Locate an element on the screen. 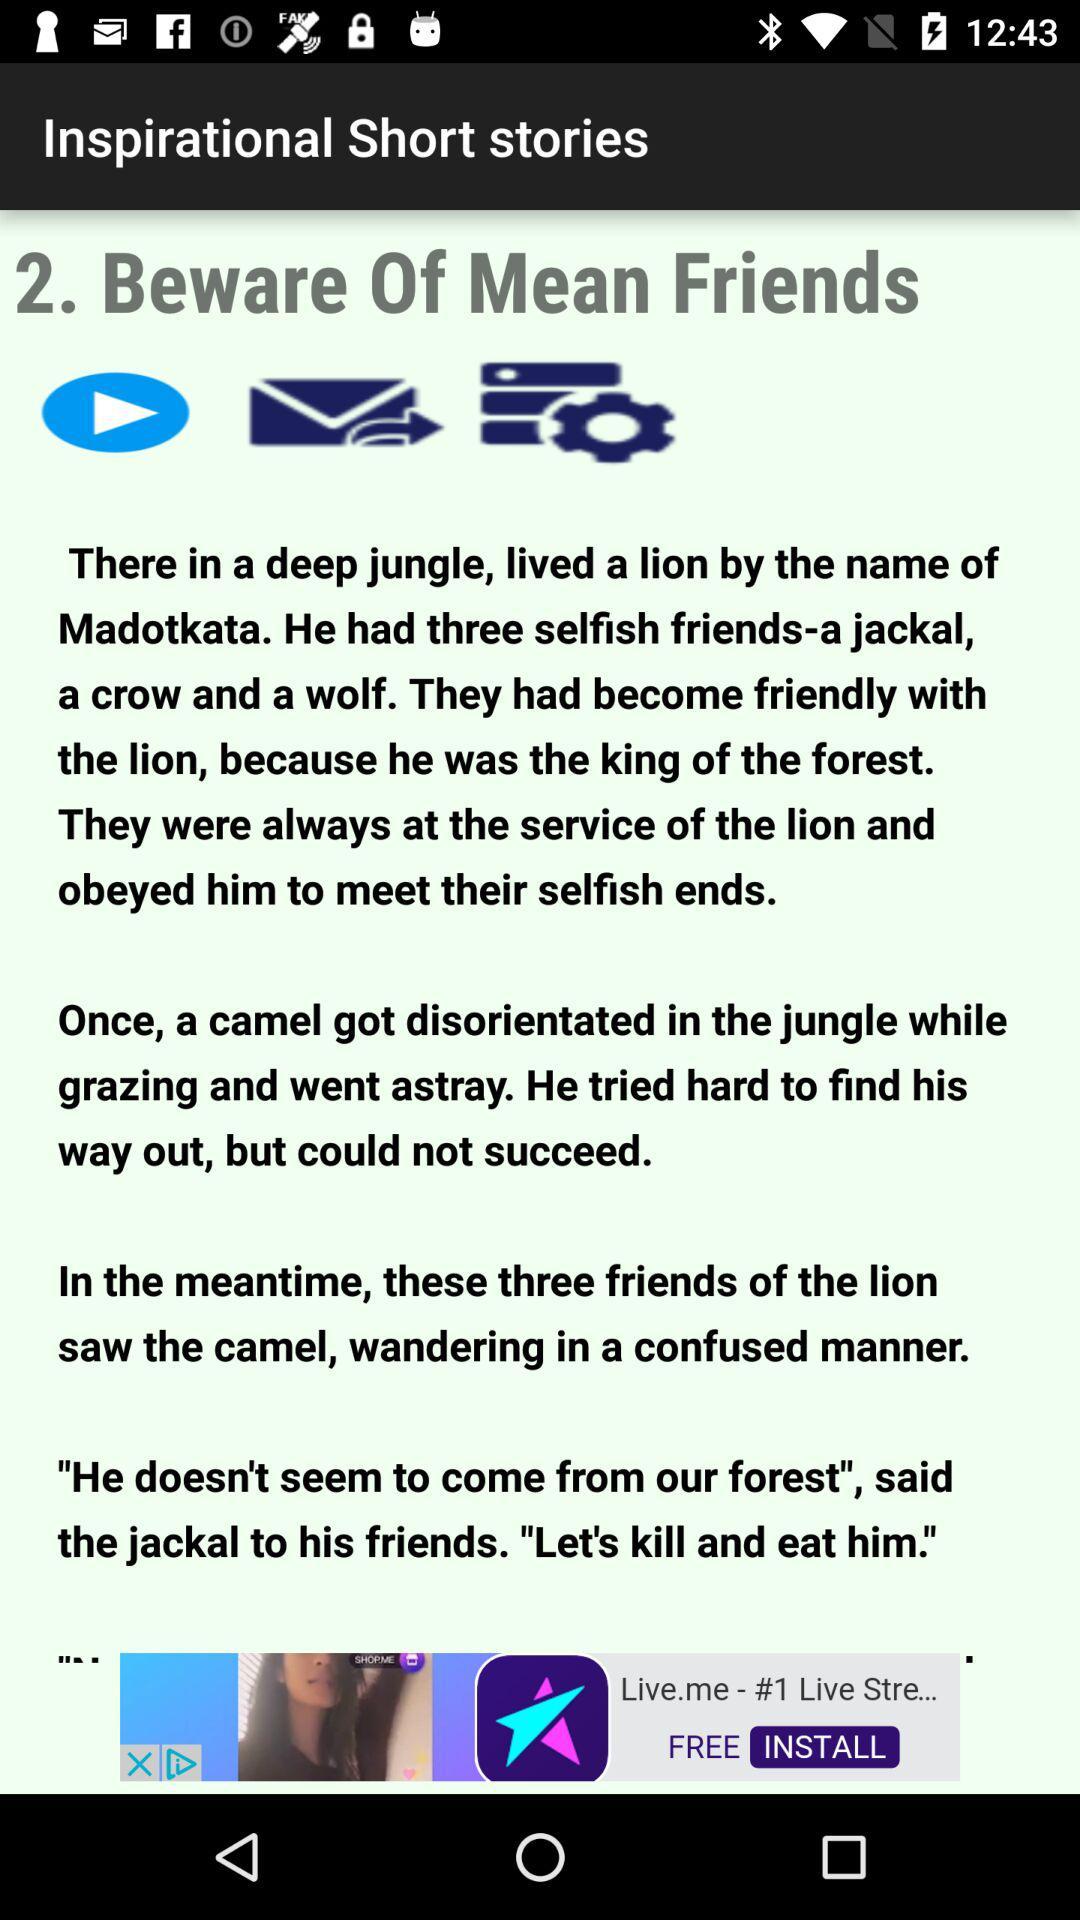  play is located at coordinates (115, 411).